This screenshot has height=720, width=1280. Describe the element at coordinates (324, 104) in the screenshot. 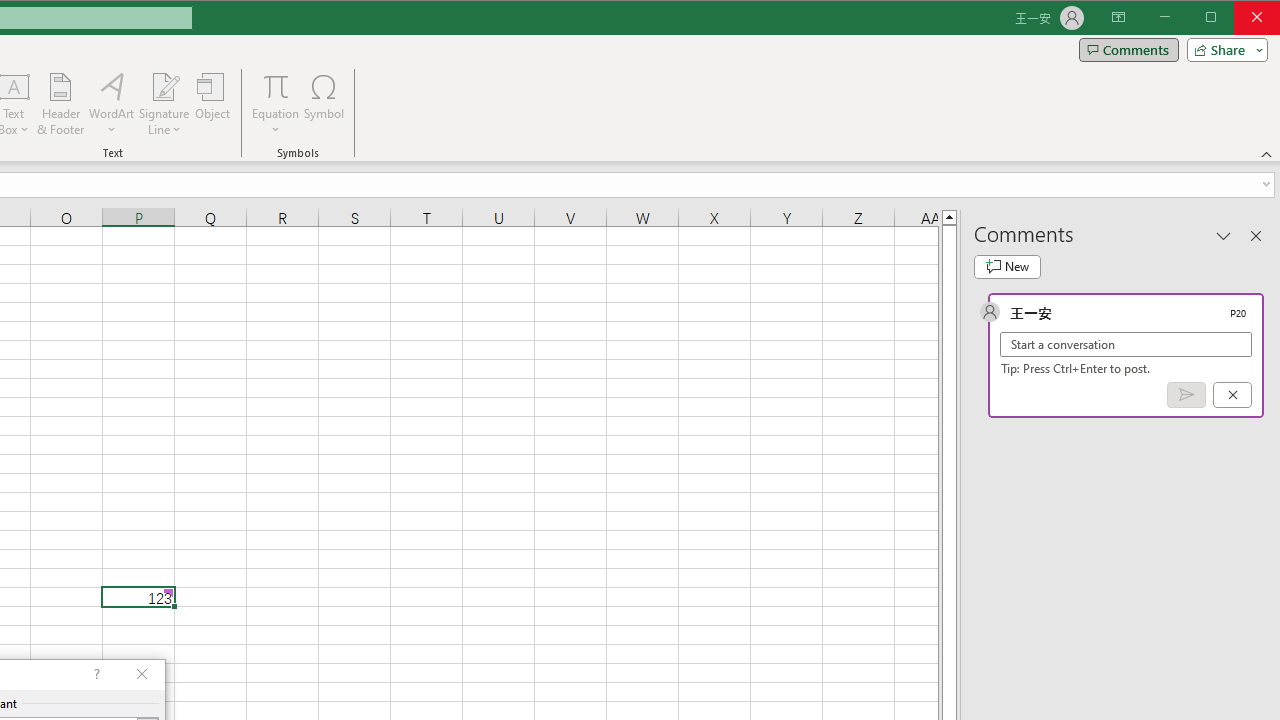

I see `'Symbol...'` at that location.